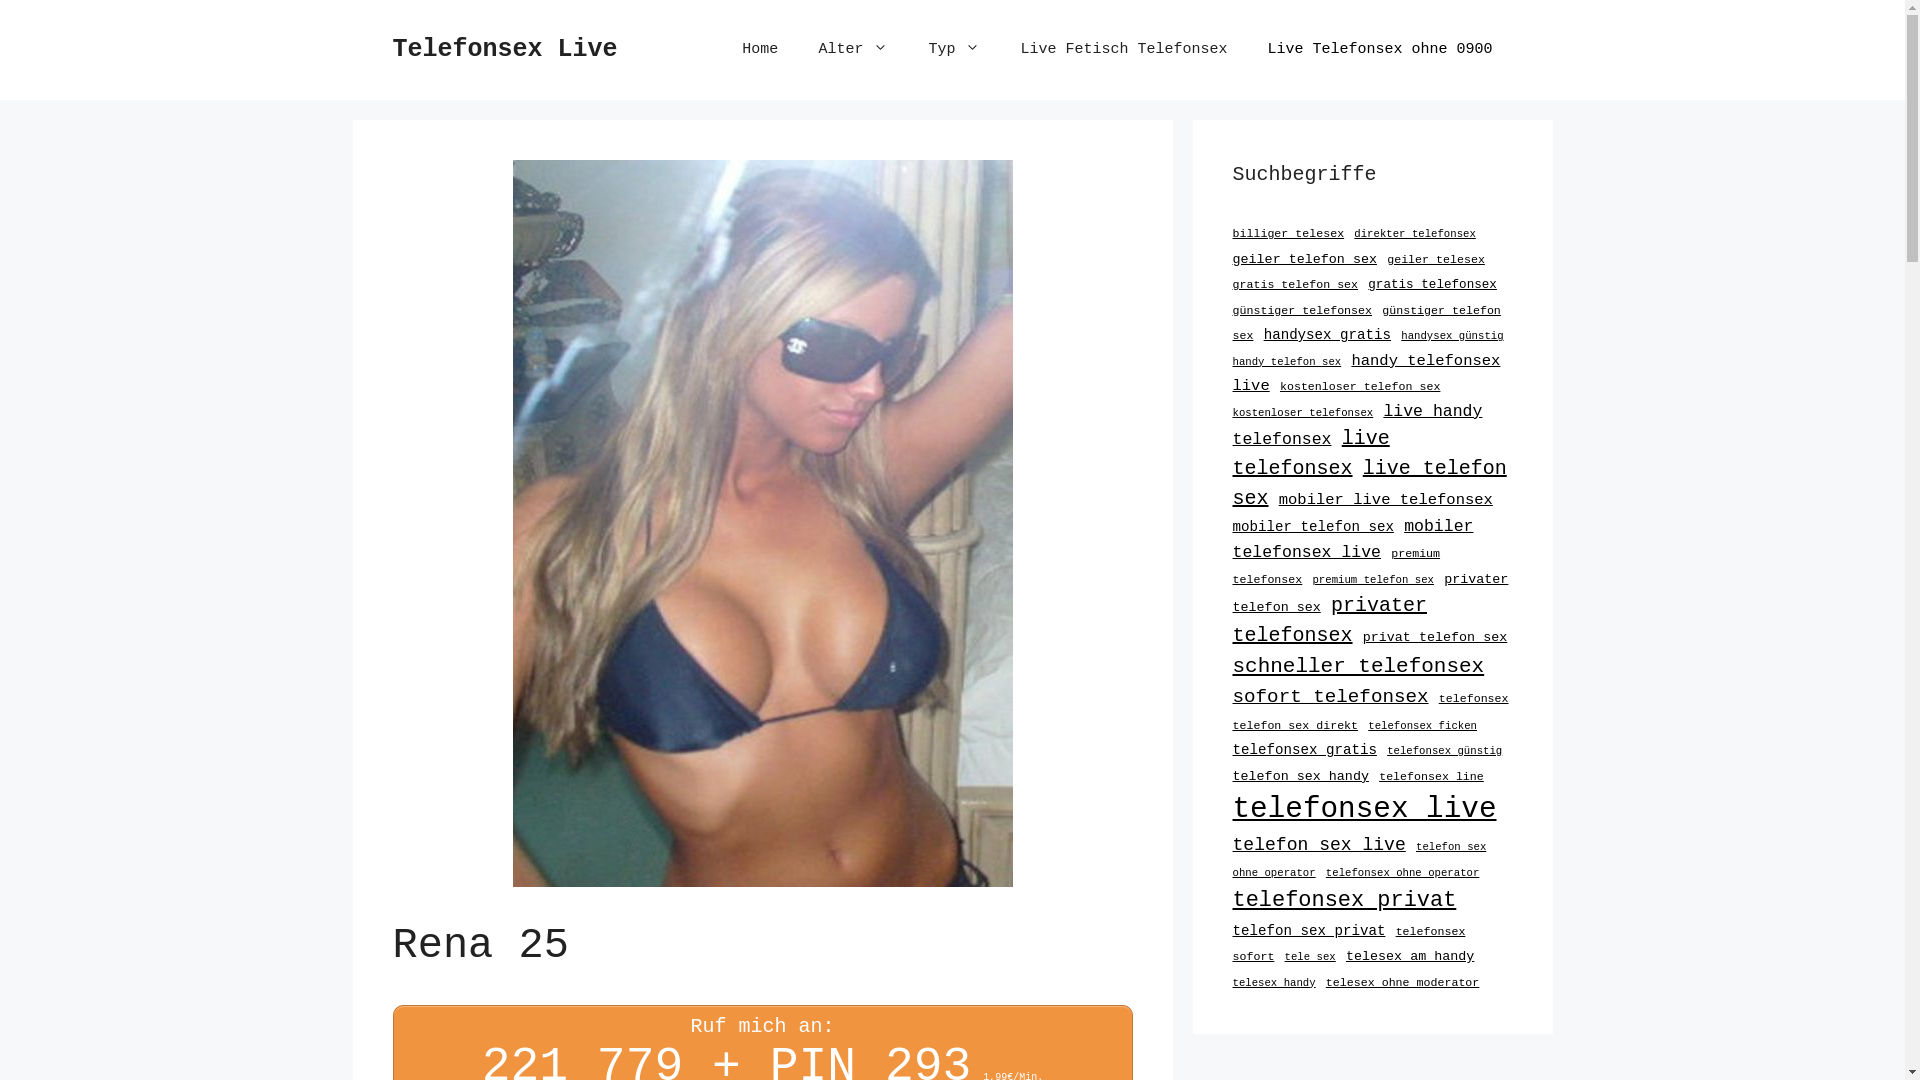 Image resolution: width=1920 pixels, height=1080 pixels. Describe the element at coordinates (1310, 453) in the screenshot. I see `'live telefonsex'` at that location.